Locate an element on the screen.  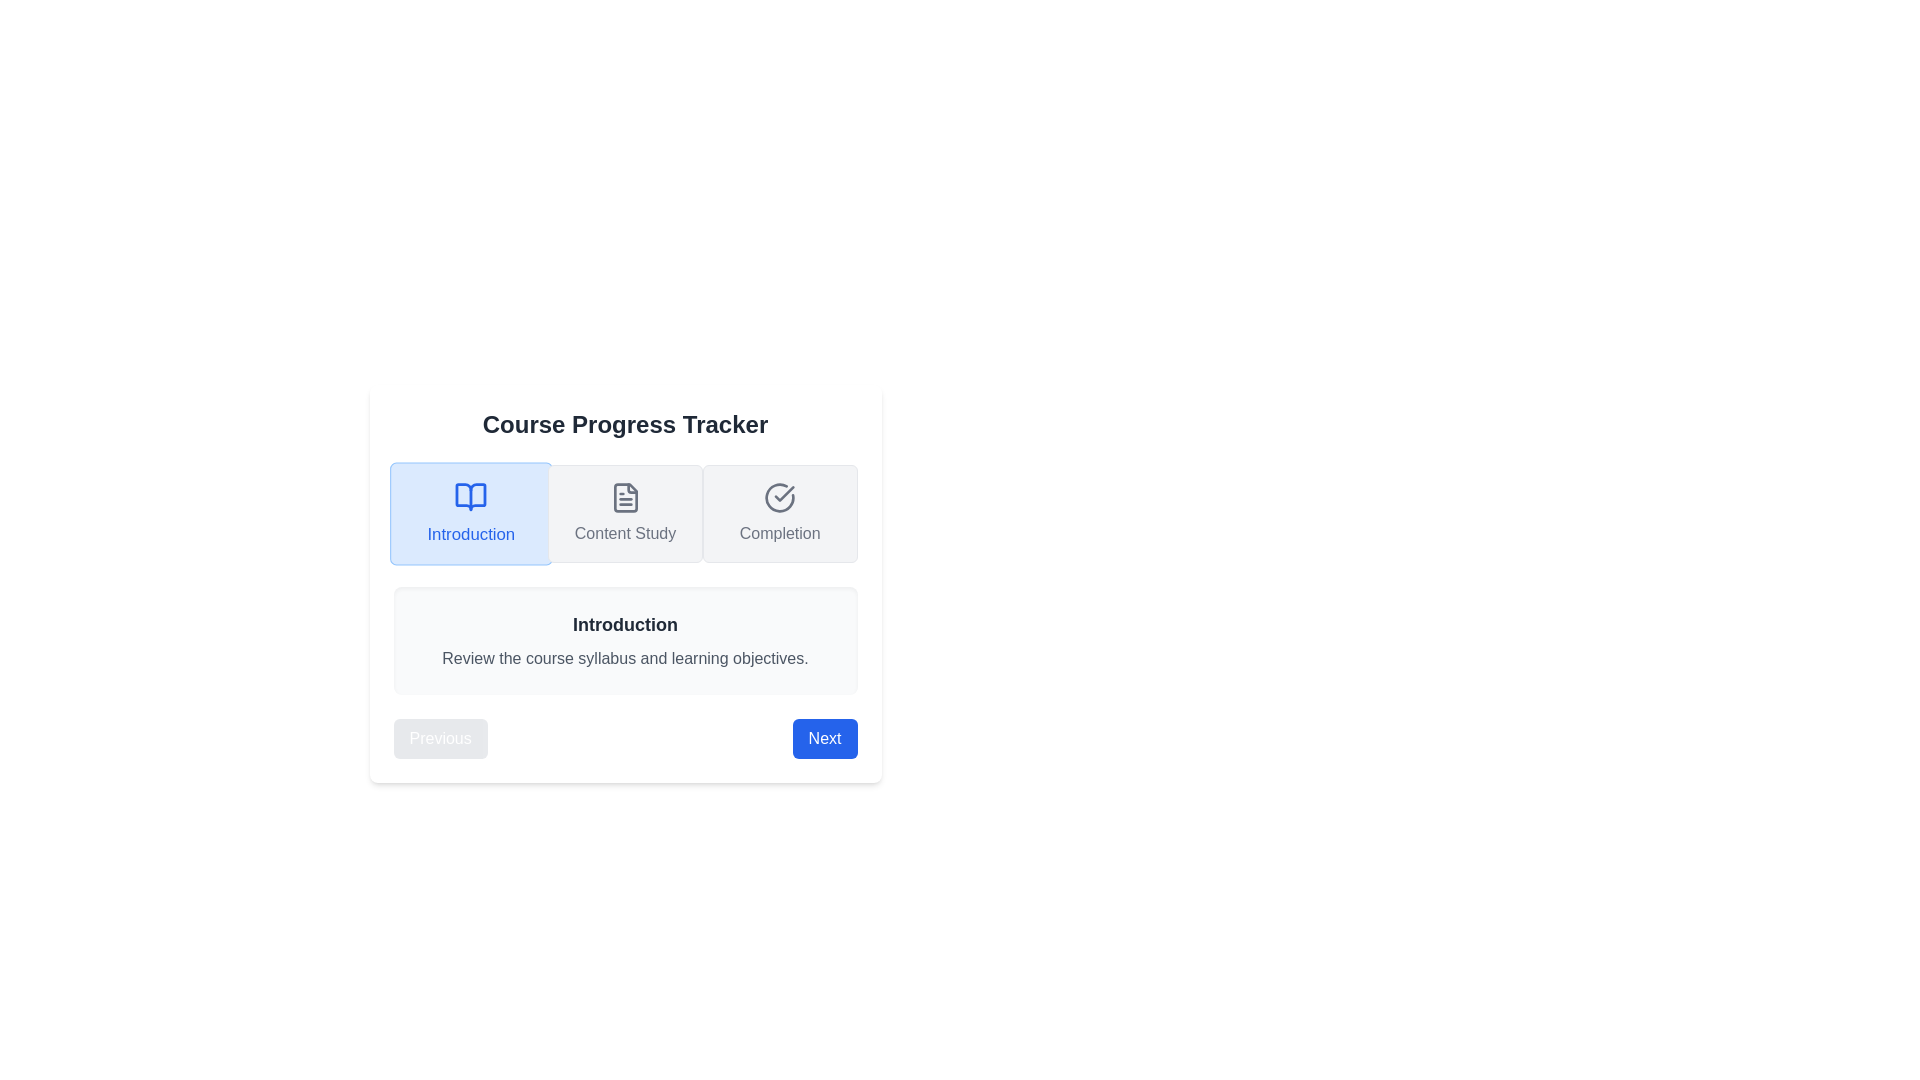
the card with a light gray background and a circular checkmark icon at the top center is located at coordinates (779, 512).